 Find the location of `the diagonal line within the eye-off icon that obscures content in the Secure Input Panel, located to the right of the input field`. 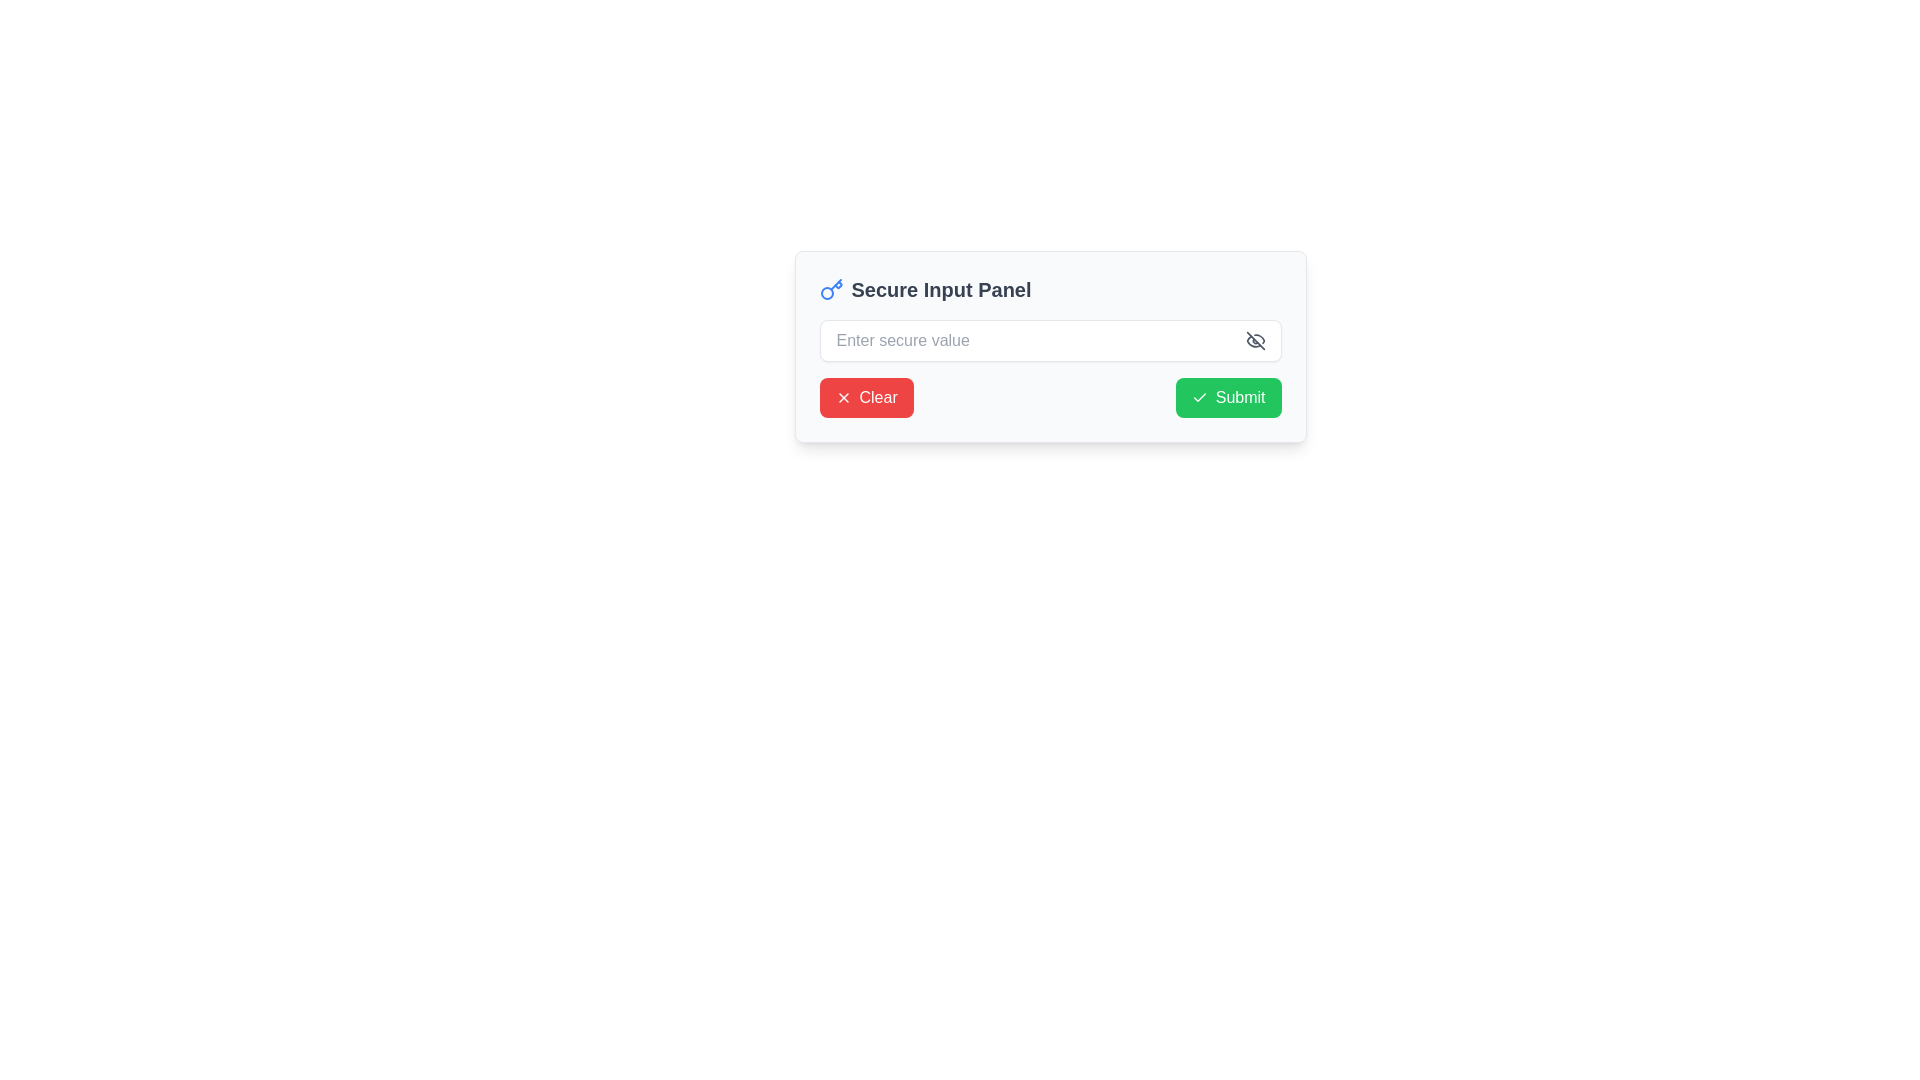

the diagonal line within the eye-off icon that obscures content in the Secure Input Panel, located to the right of the input field is located at coordinates (1254, 339).